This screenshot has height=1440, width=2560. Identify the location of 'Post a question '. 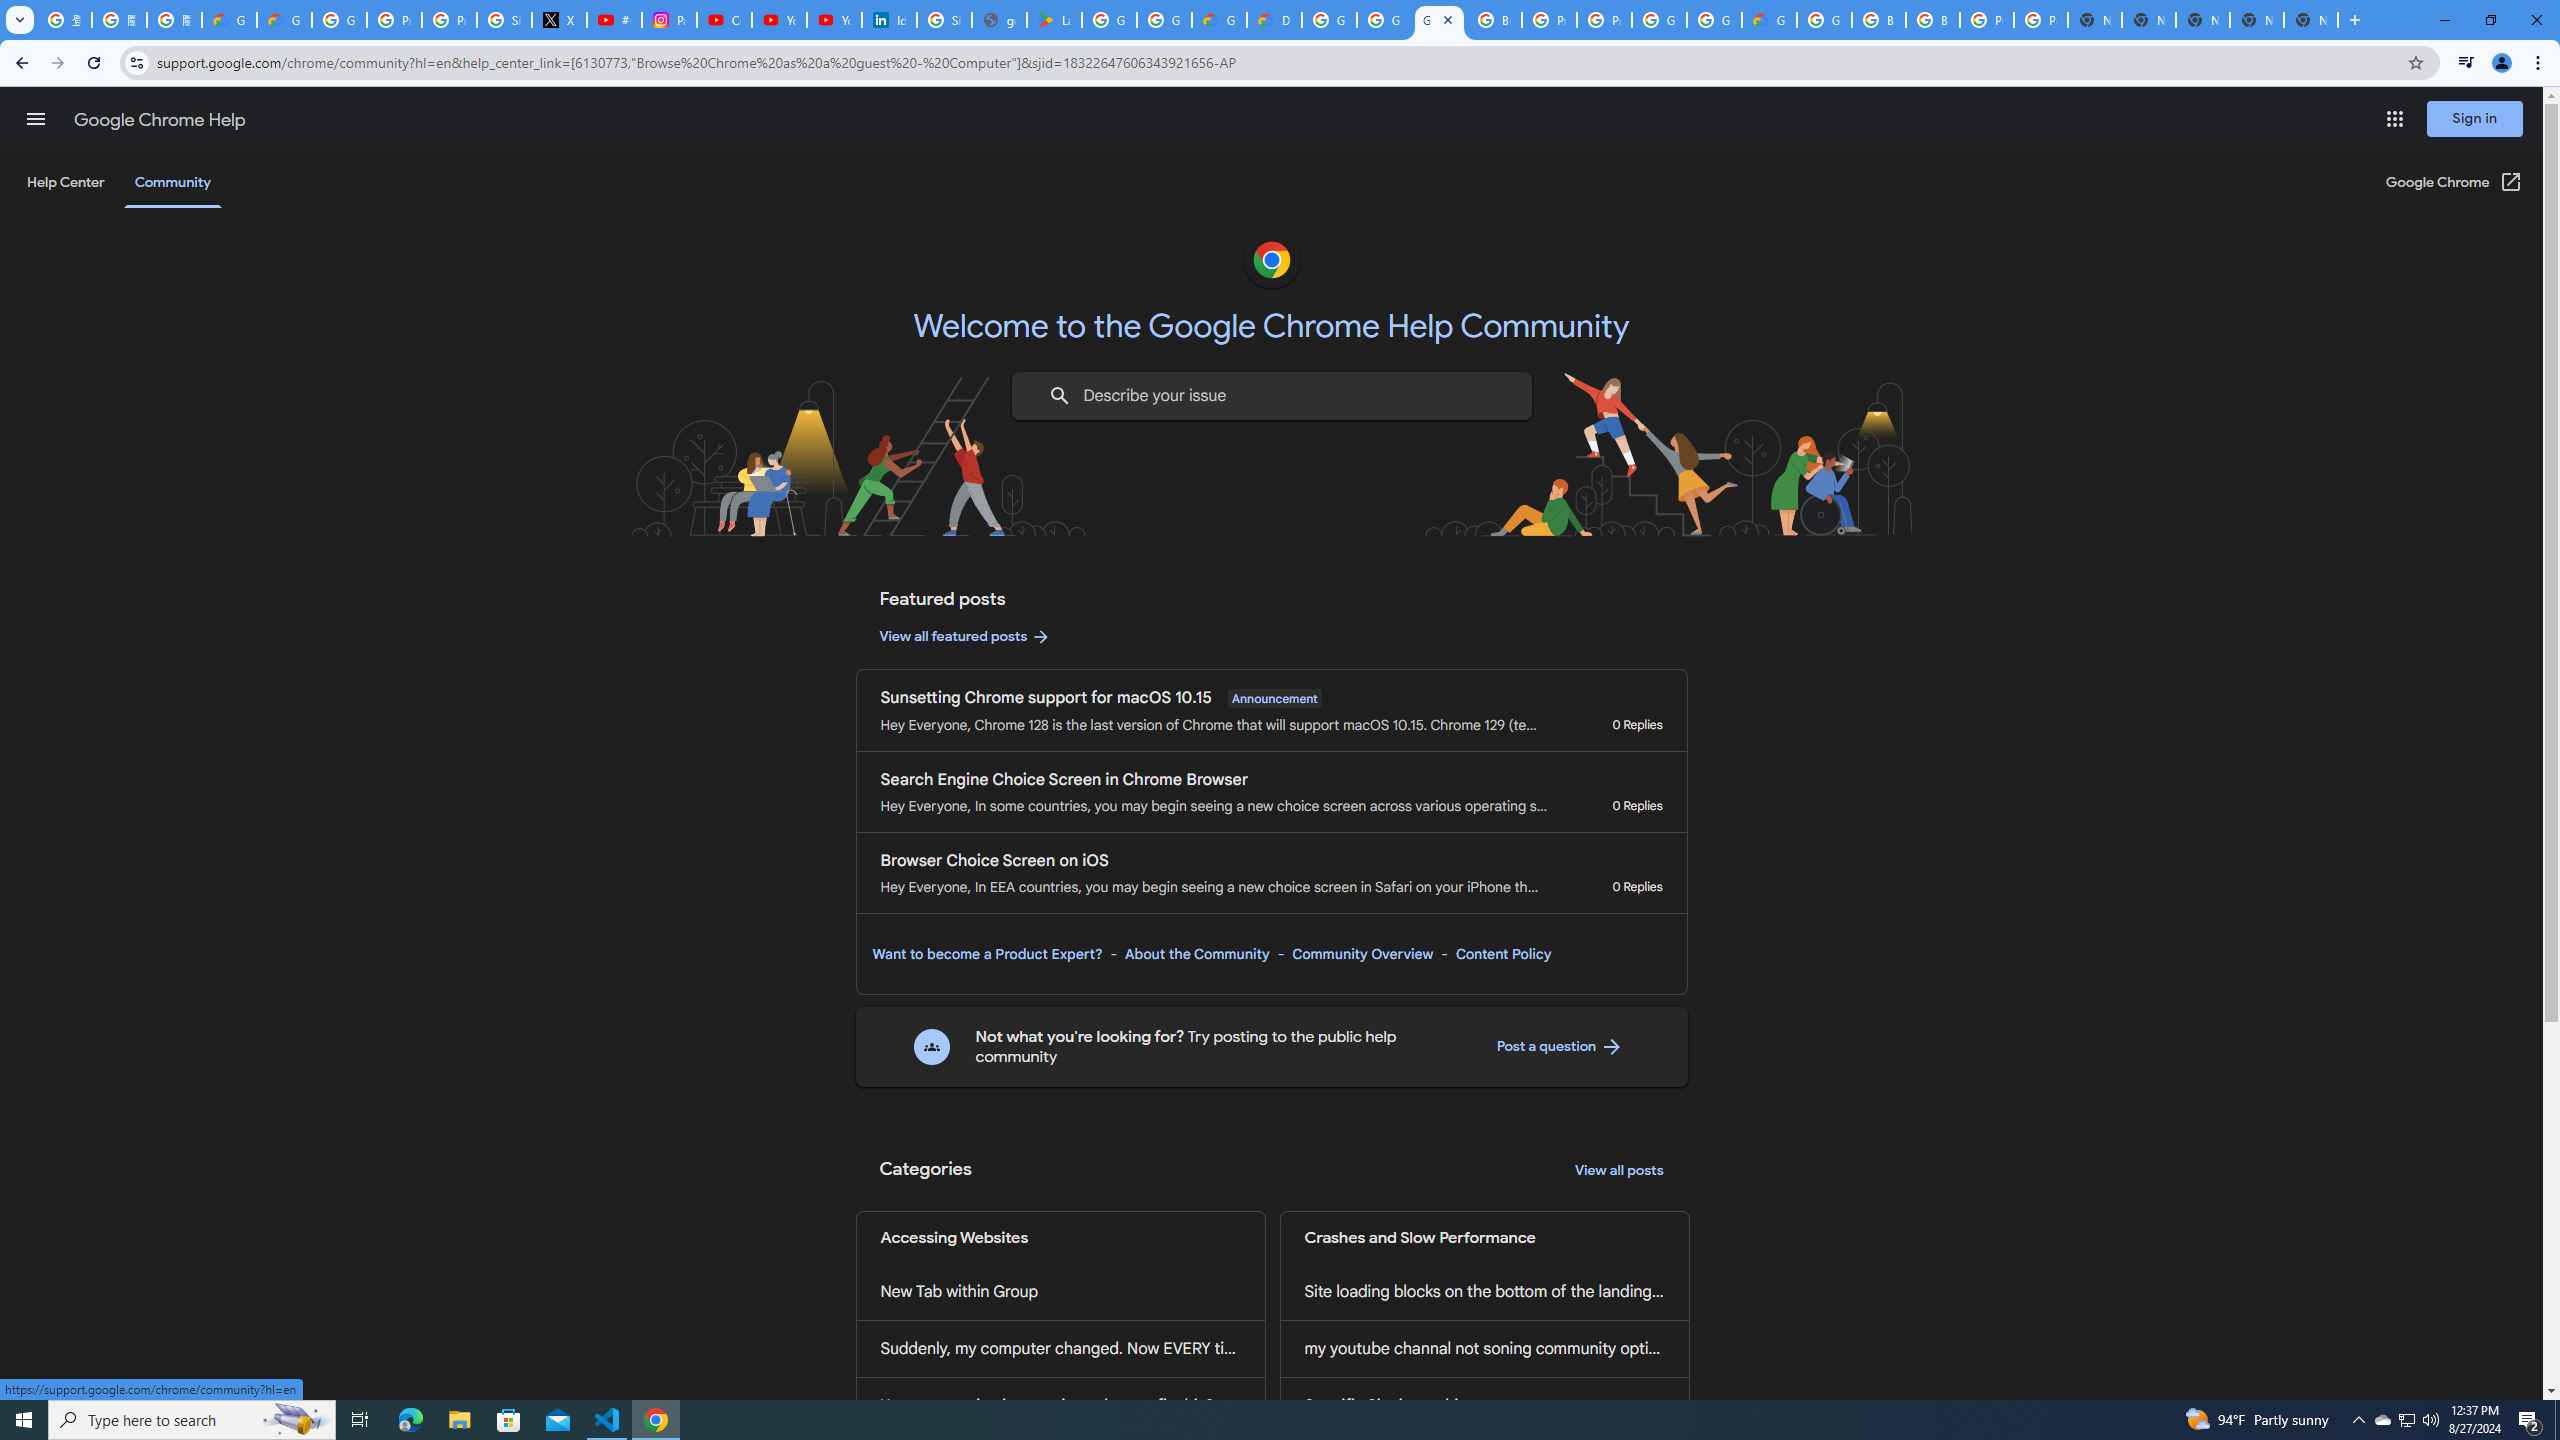
(1558, 1045).